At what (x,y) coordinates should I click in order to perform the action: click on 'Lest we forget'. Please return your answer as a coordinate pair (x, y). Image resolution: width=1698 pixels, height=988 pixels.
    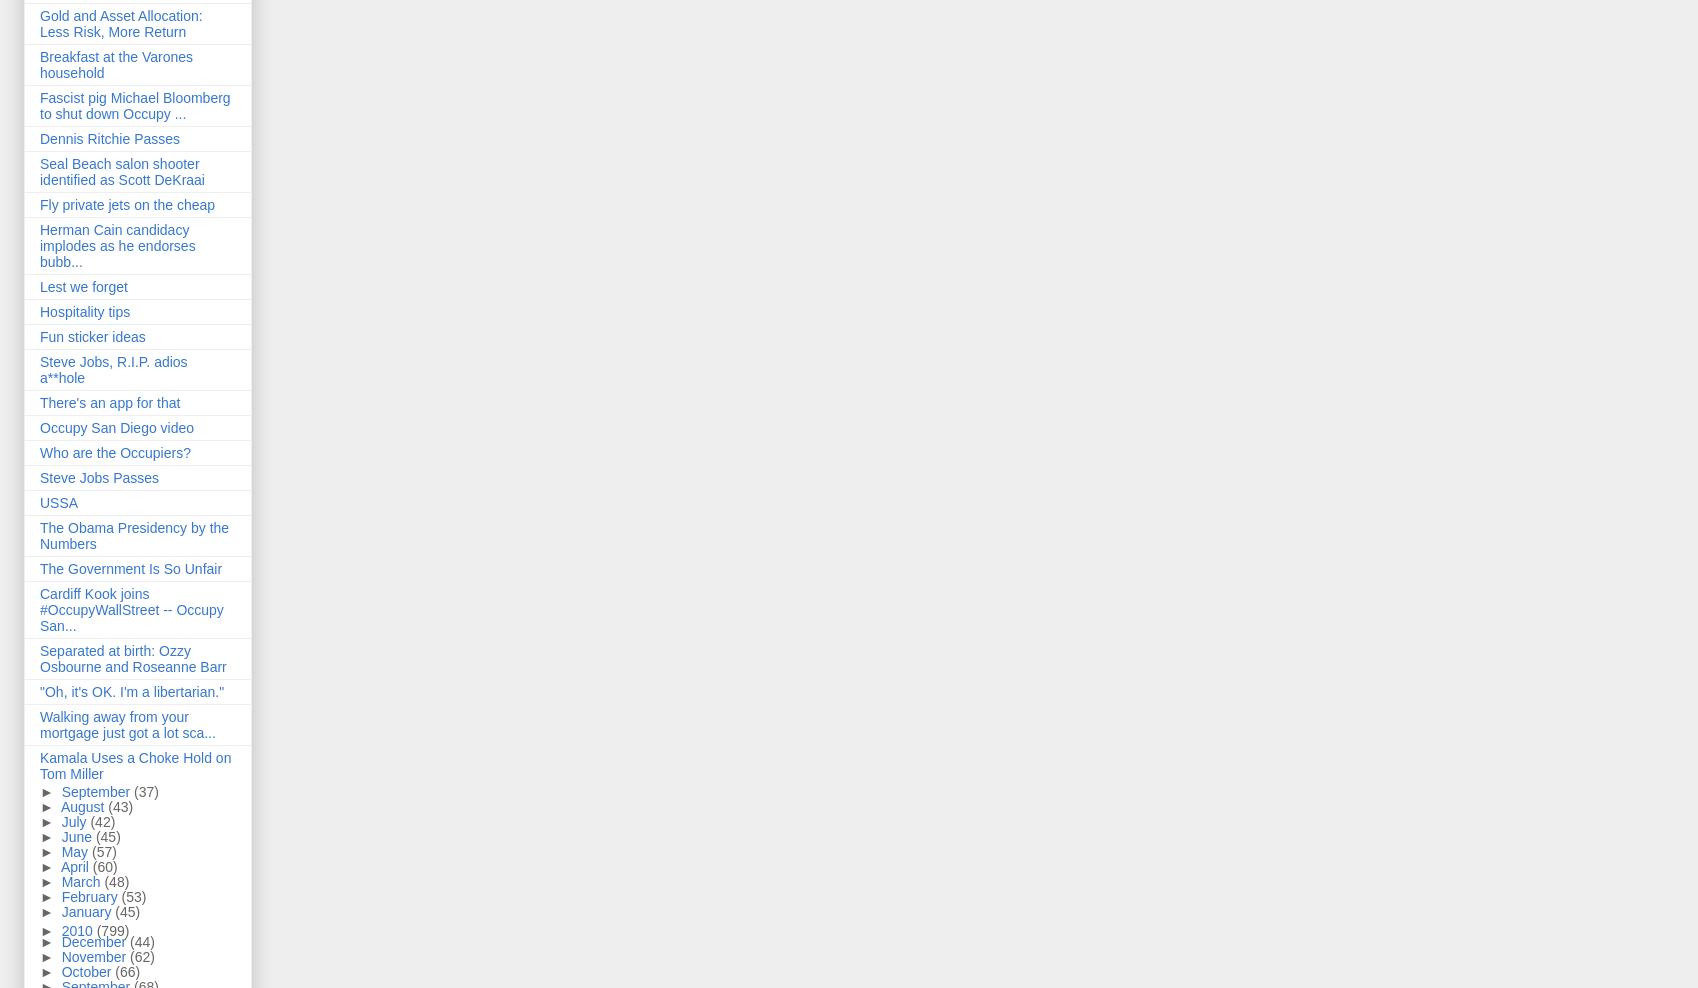
    Looking at the image, I should click on (83, 285).